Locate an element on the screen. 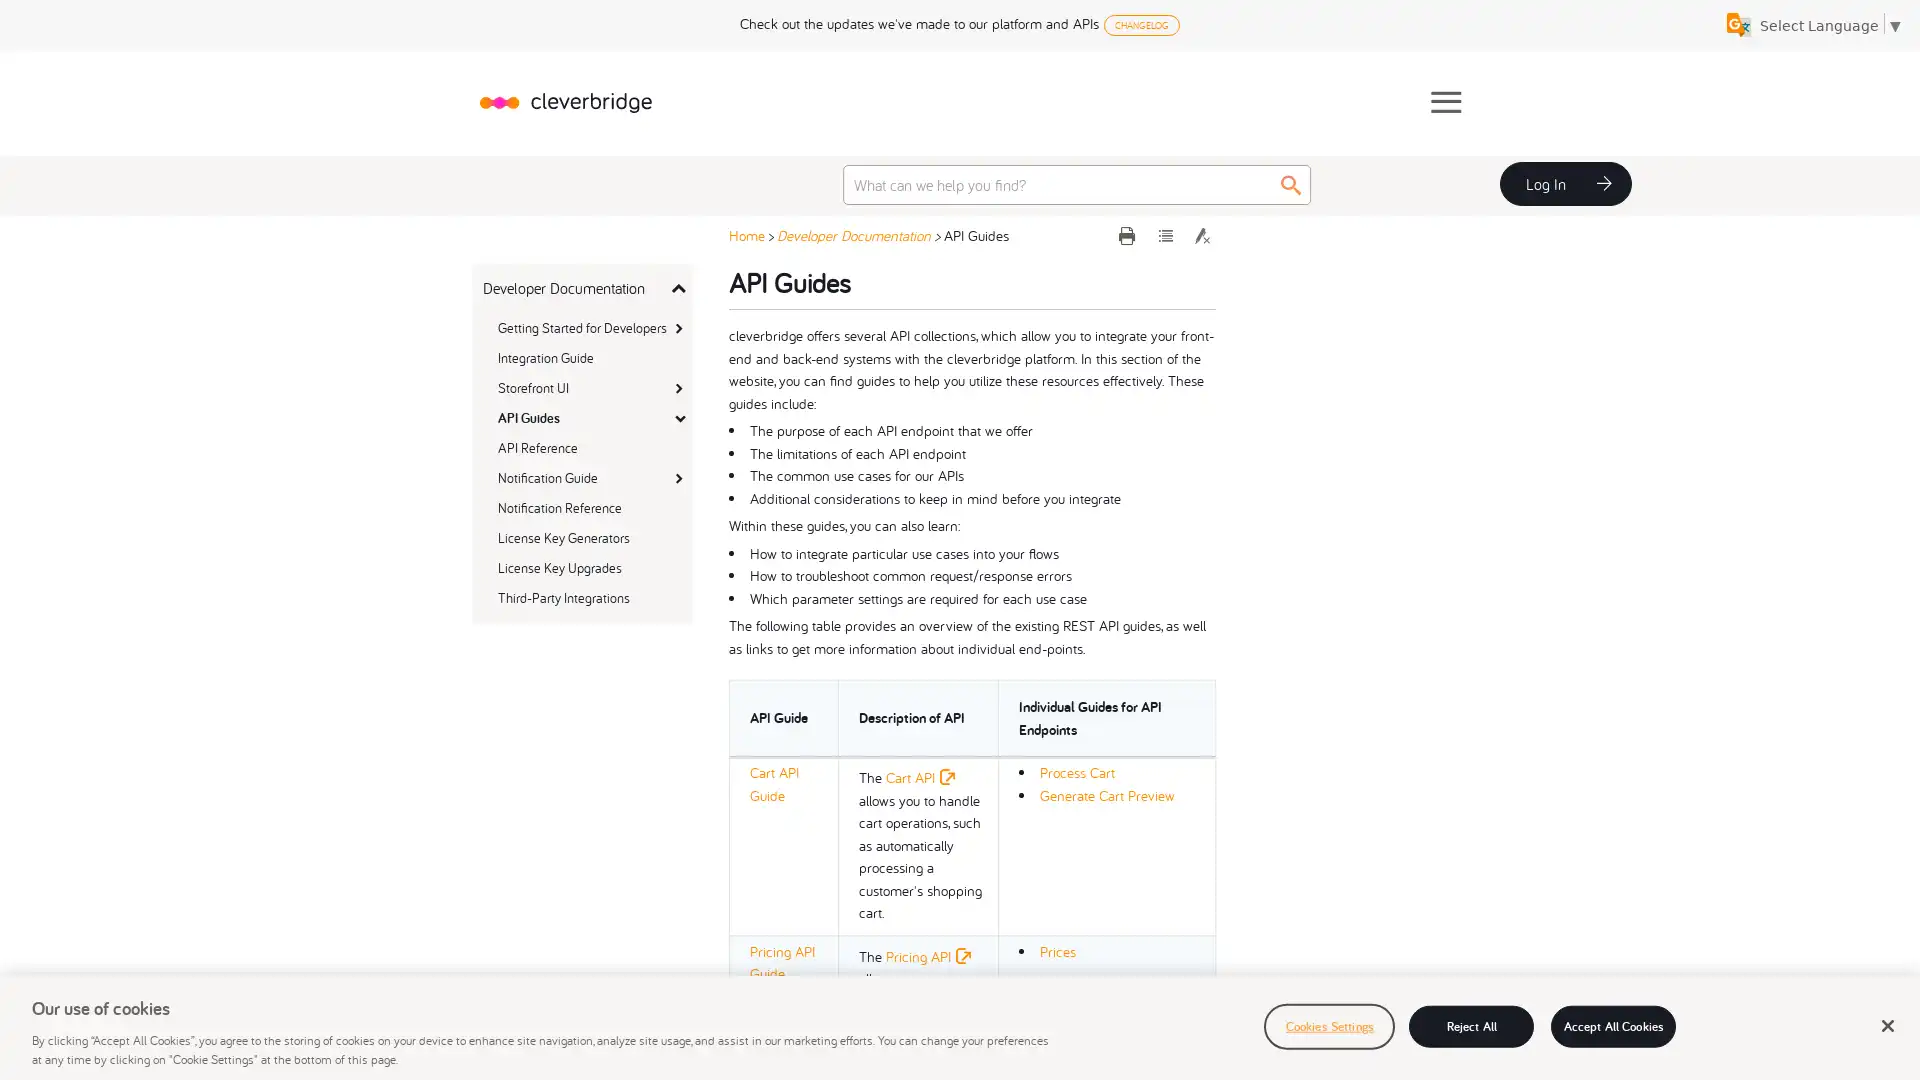 The width and height of the screenshot is (1920, 1080). Print is located at coordinates (1129, 234).